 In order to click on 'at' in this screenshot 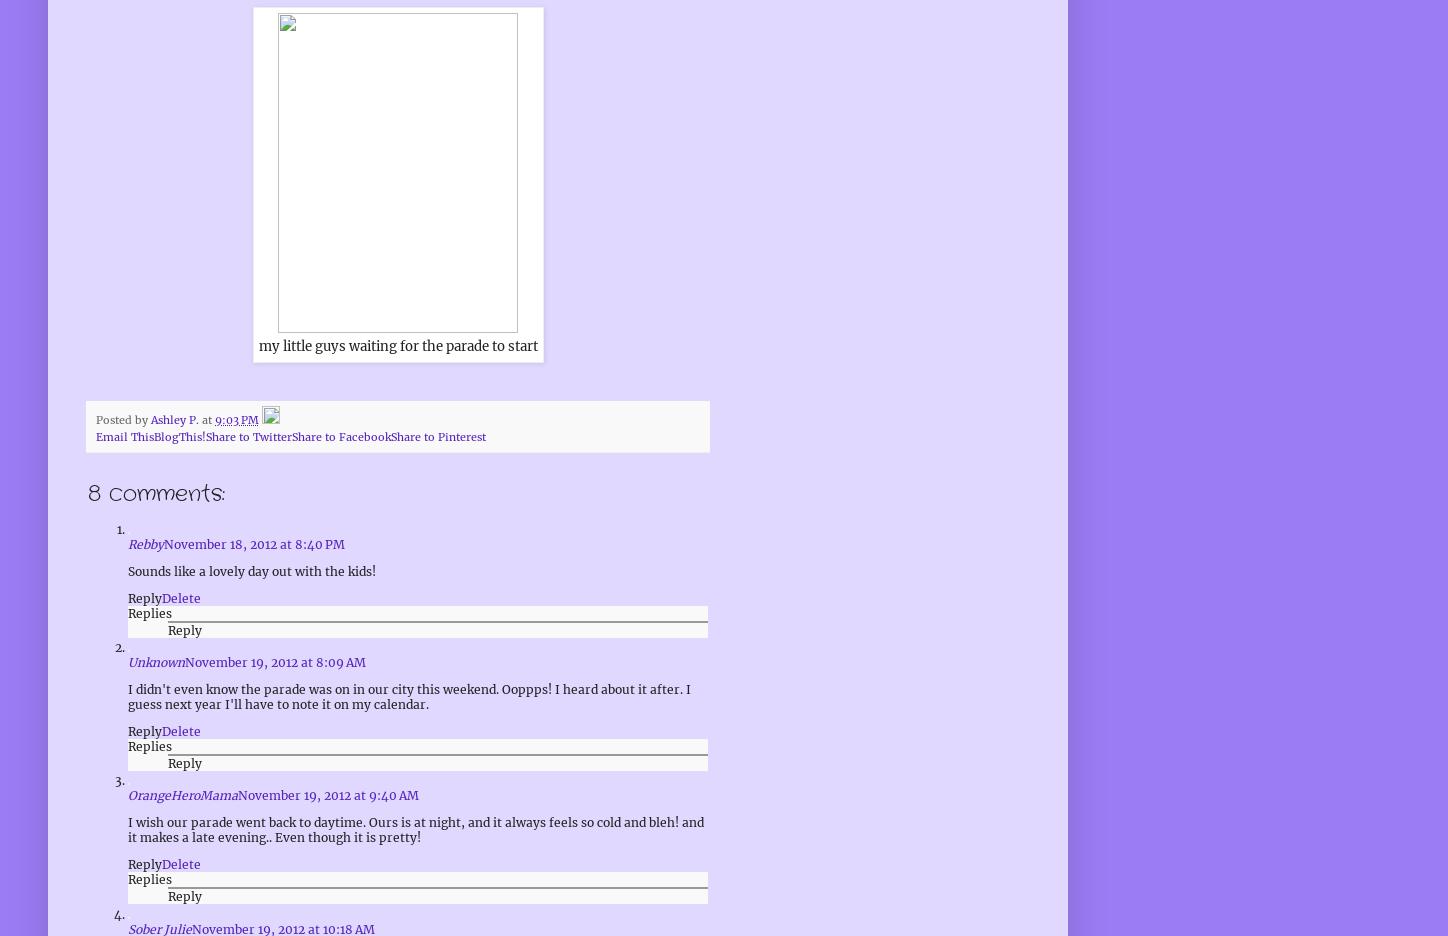, I will do `click(208, 418)`.